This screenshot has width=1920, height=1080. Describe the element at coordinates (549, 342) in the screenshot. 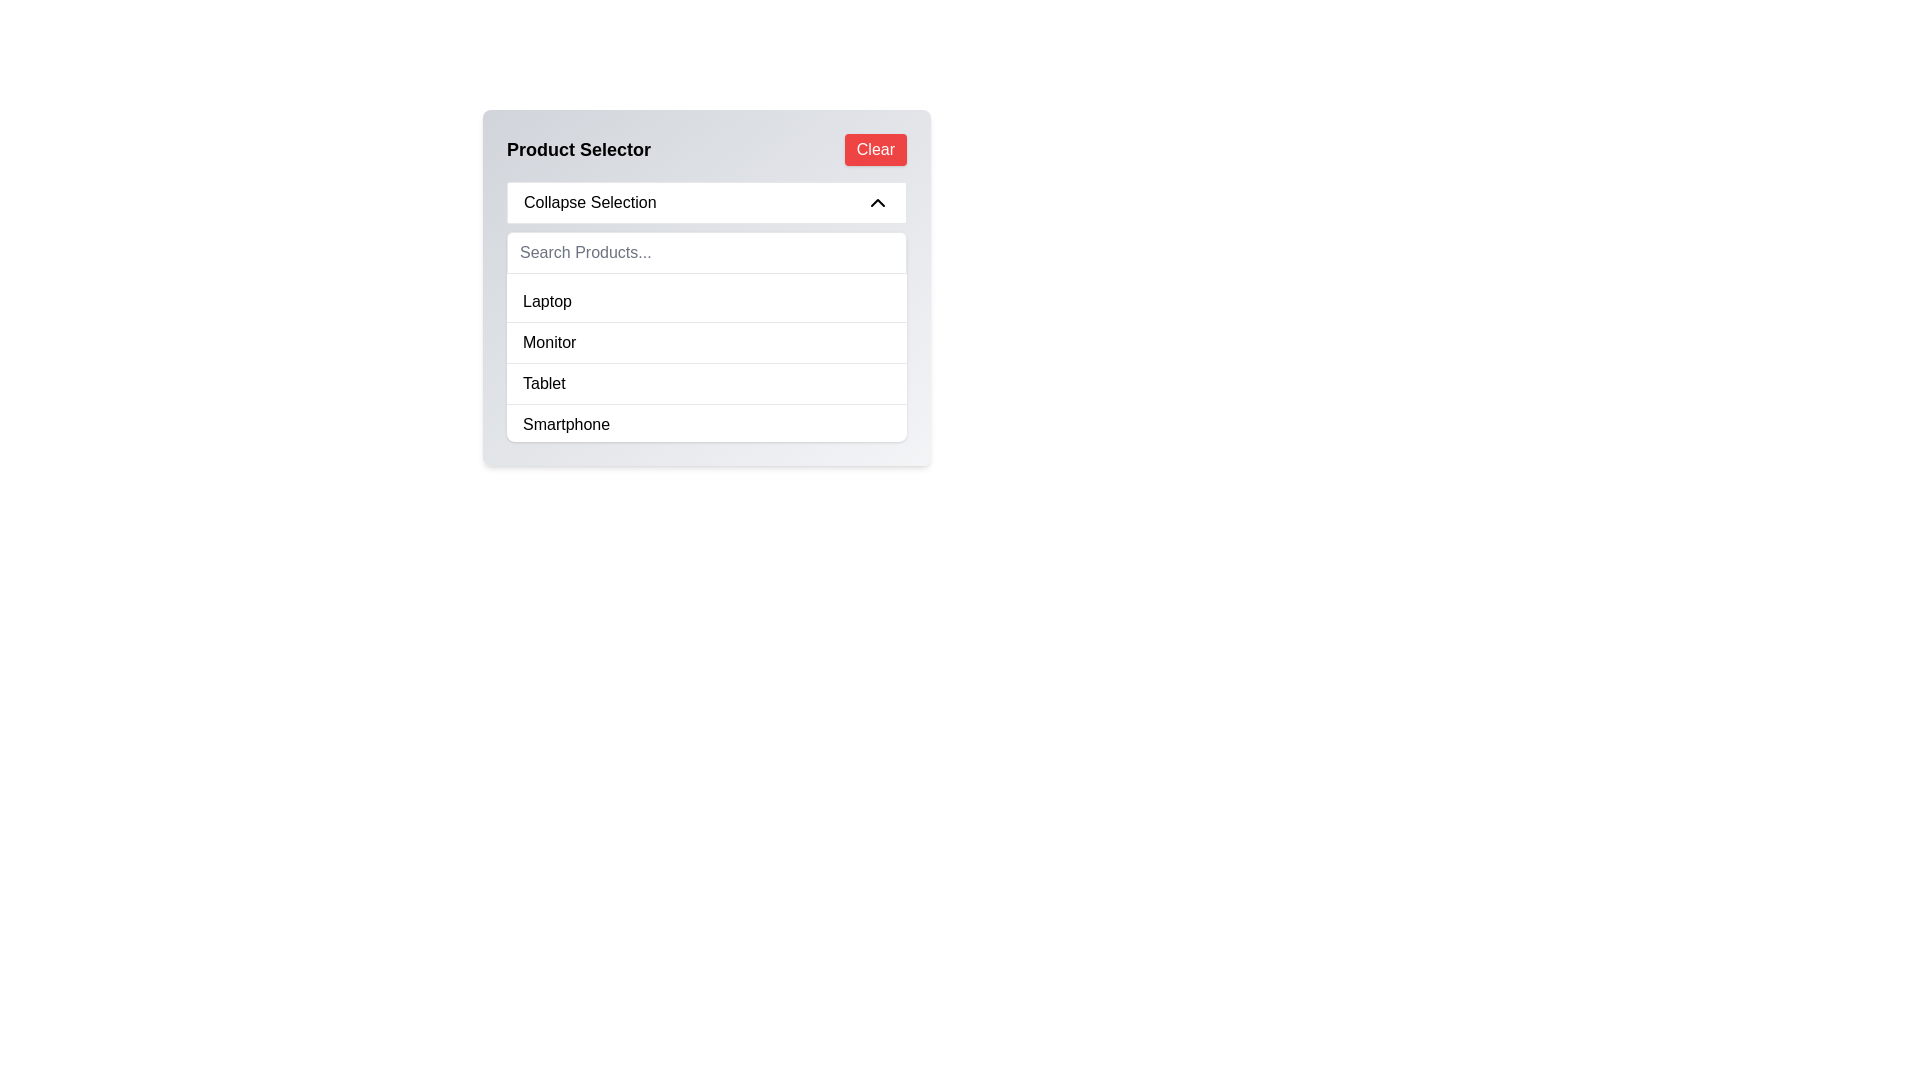

I see `the 'Monitor' option in the 'Product Selector' dropdown menu` at that location.